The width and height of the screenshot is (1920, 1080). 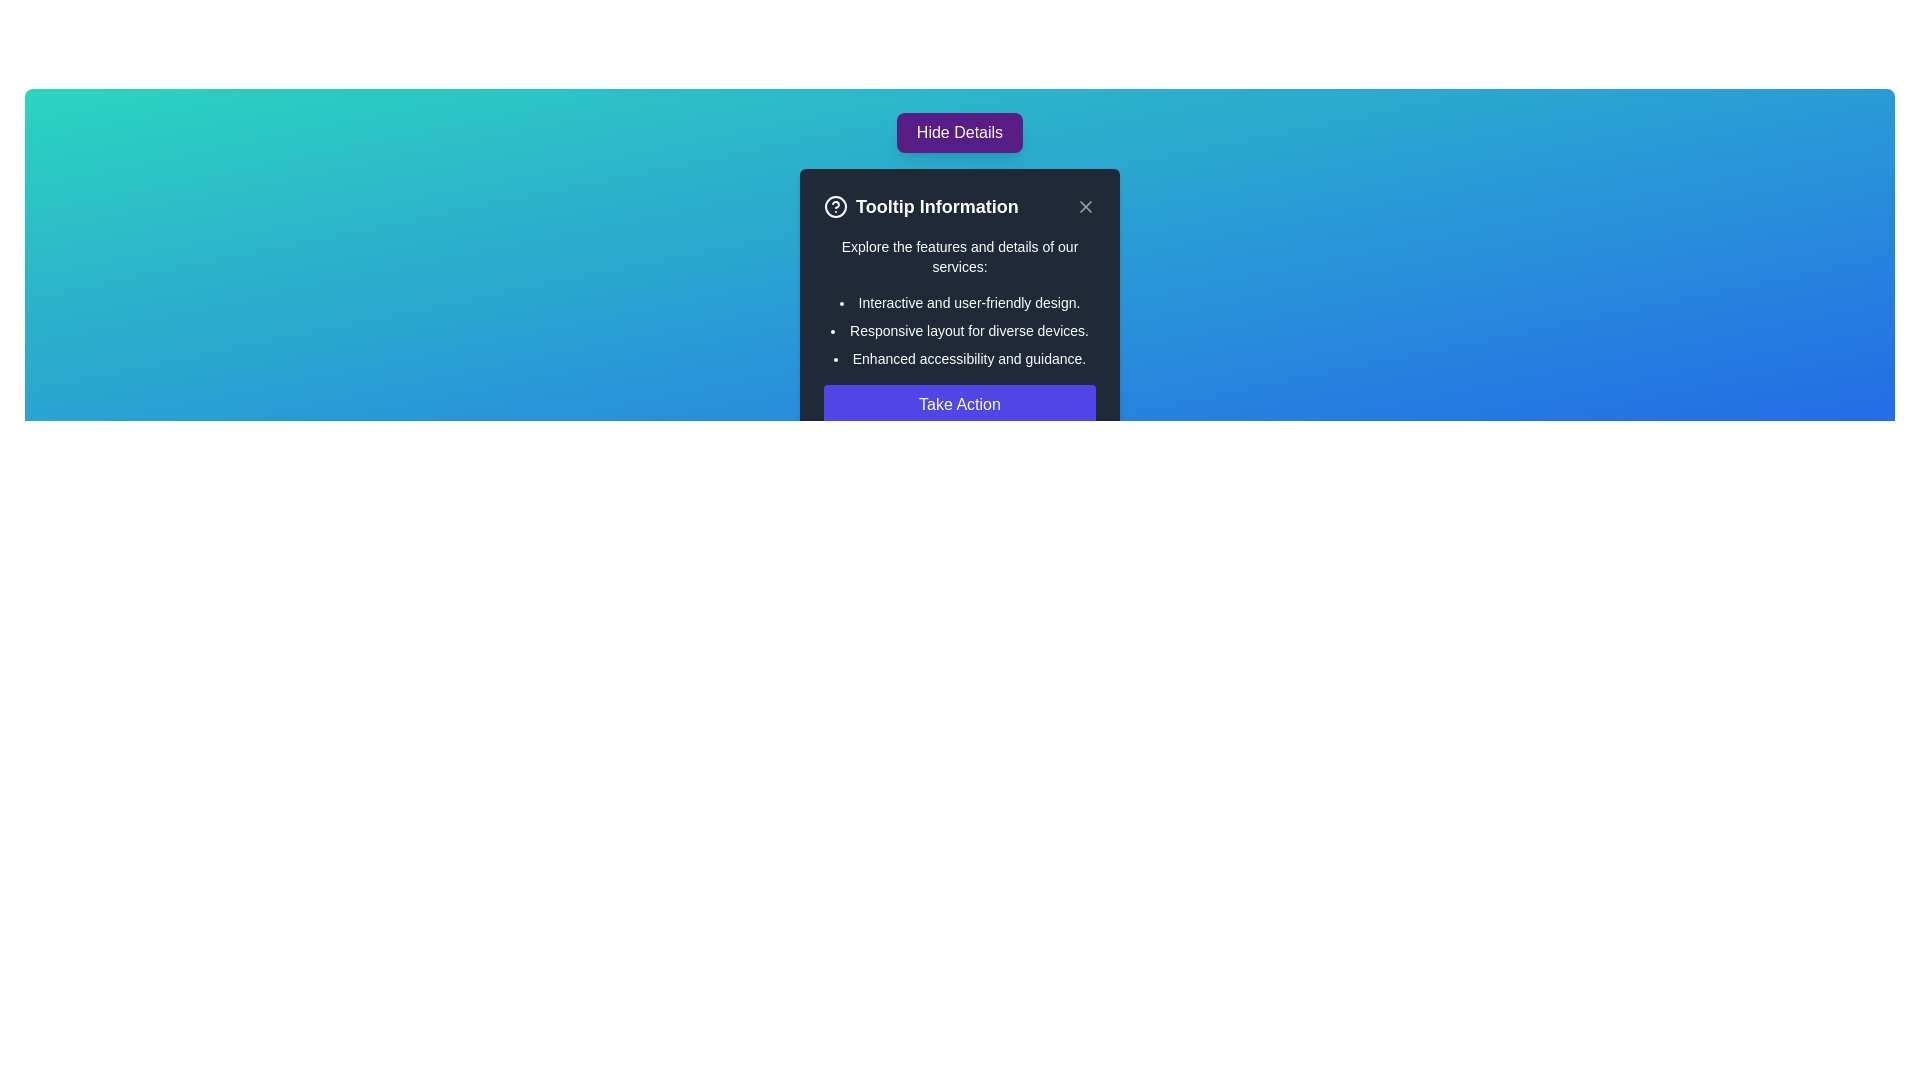 I want to click on the second item in the bulleted list within the tooltip box that provides information about the responsiveness of layouts for diverse devices, located between 'Interactive and user-friendly design.' and 'Enhanced accessibility and guidance.', so click(x=960, y=330).